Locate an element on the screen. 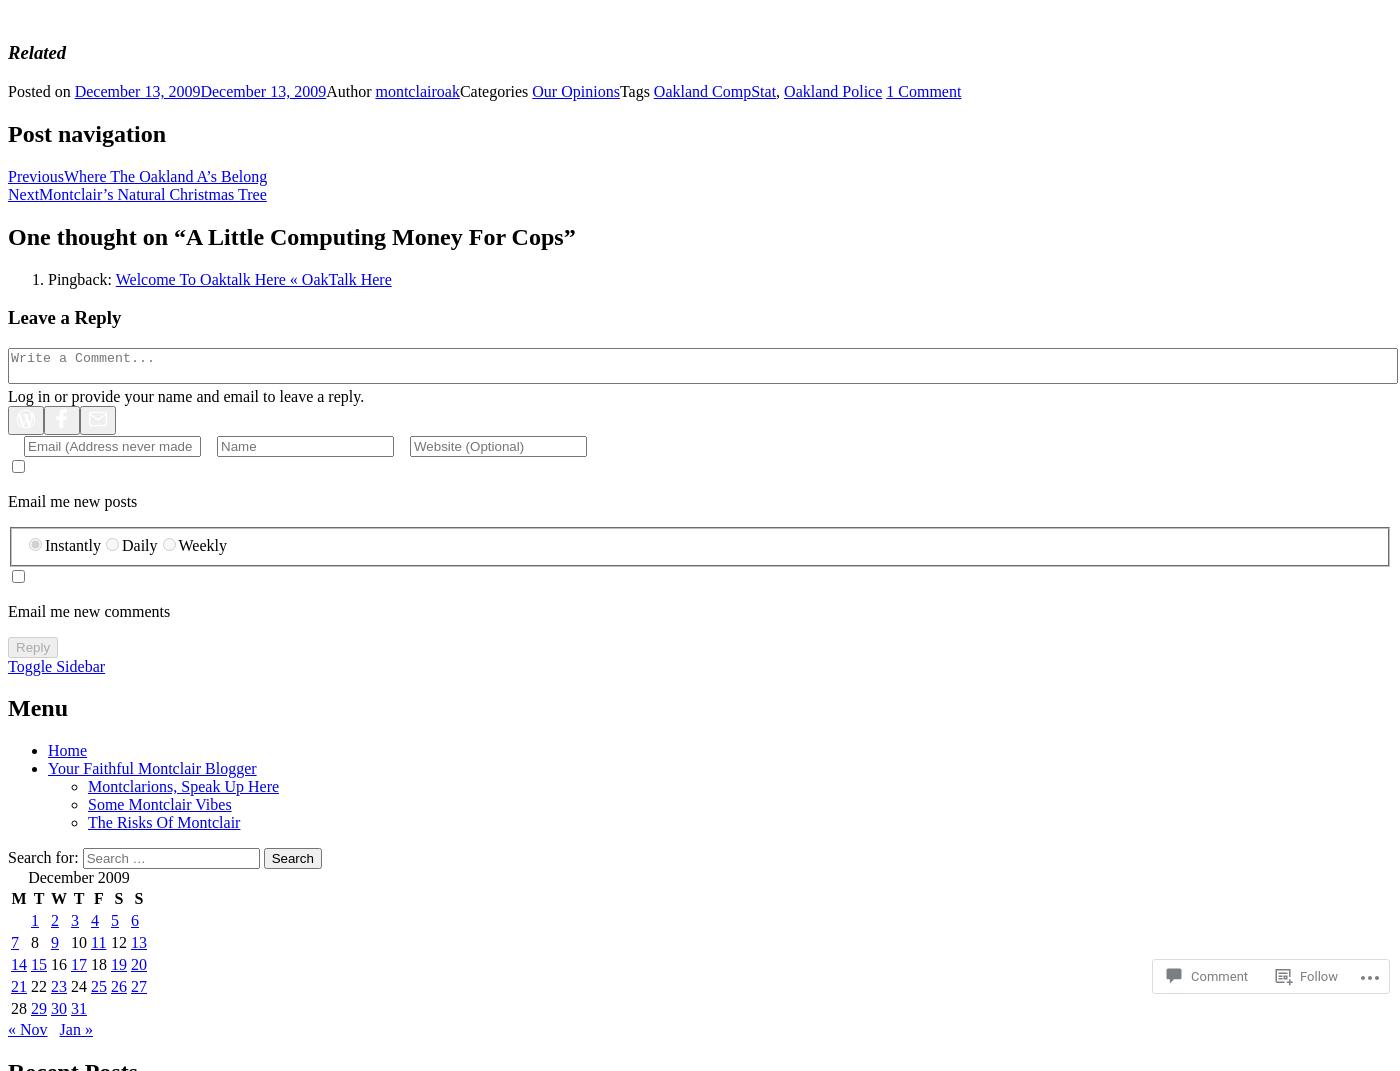 The image size is (1400, 1071). 'Your Faithful Montclair Blogger' is located at coordinates (48, 767).